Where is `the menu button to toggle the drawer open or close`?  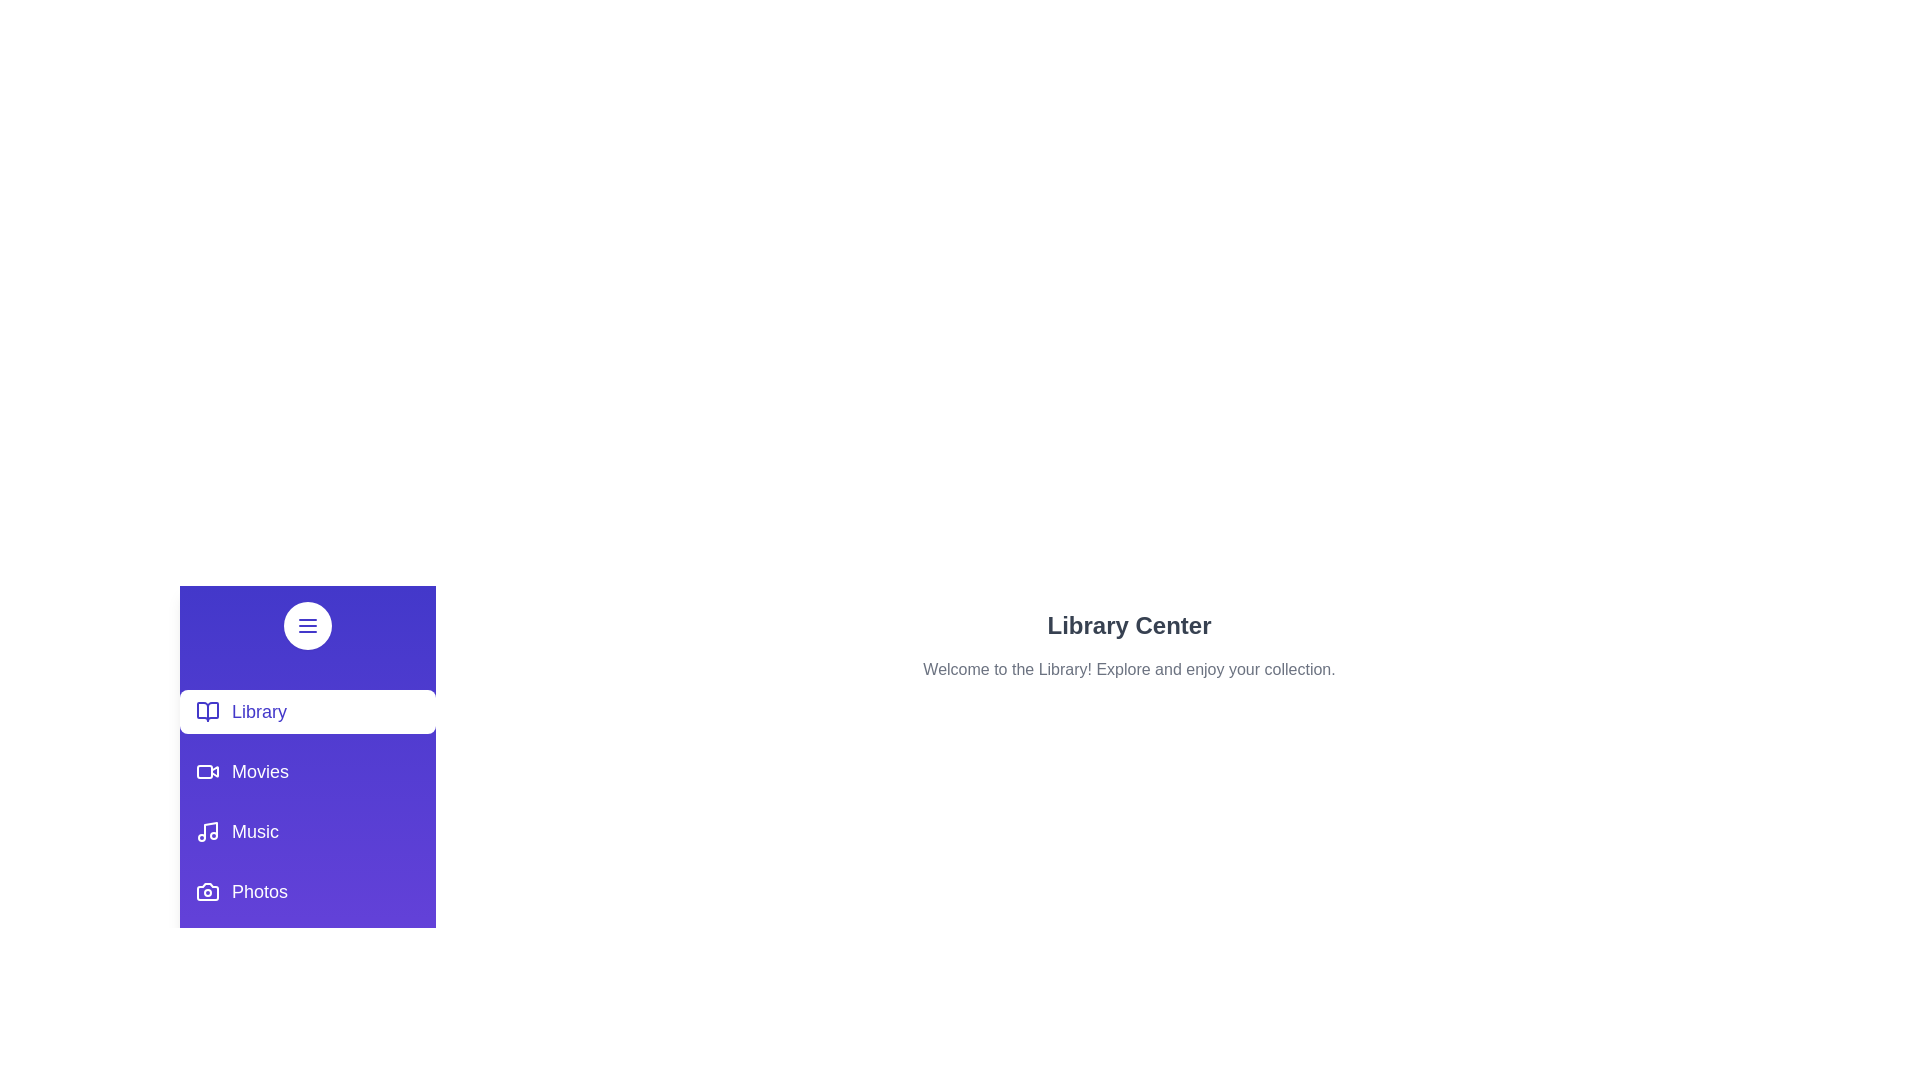 the menu button to toggle the drawer open or close is located at coordinates (306, 624).